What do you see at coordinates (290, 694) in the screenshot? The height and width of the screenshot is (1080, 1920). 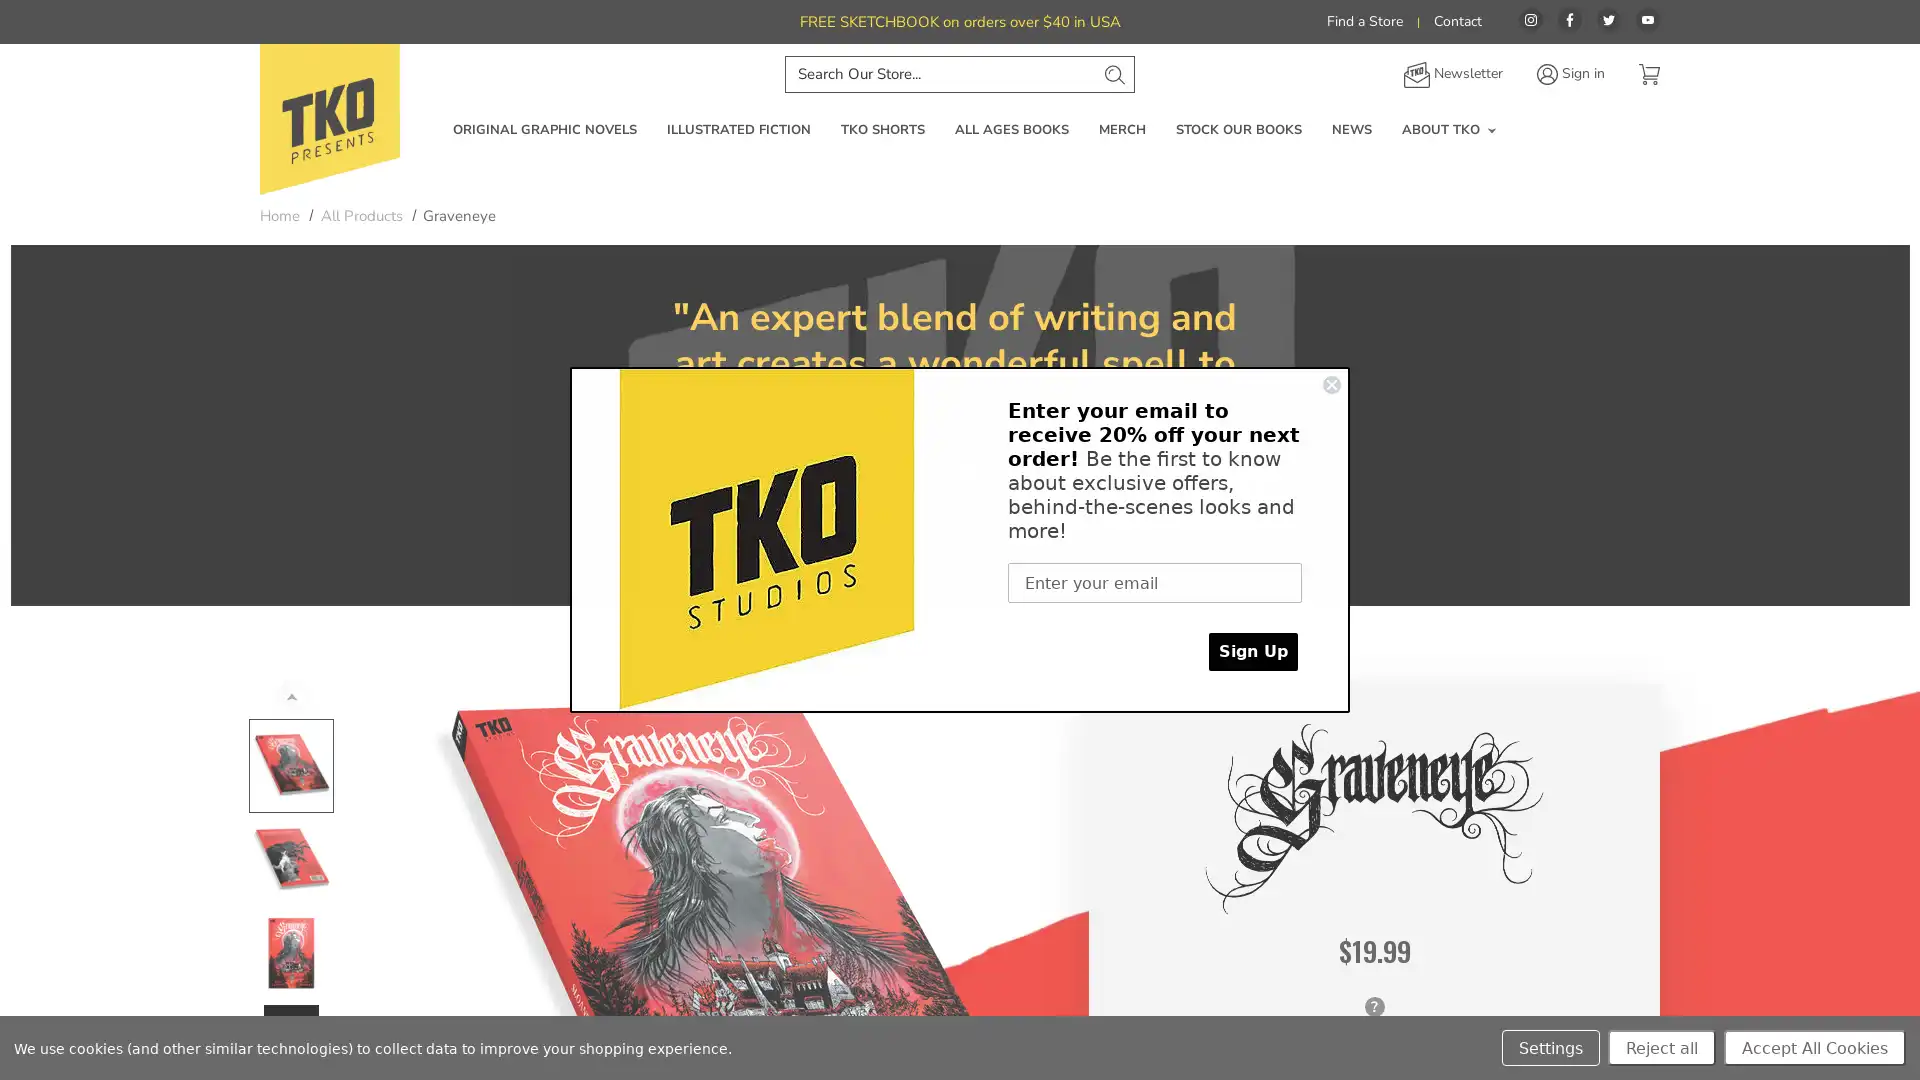 I see `< Previous` at bounding box center [290, 694].